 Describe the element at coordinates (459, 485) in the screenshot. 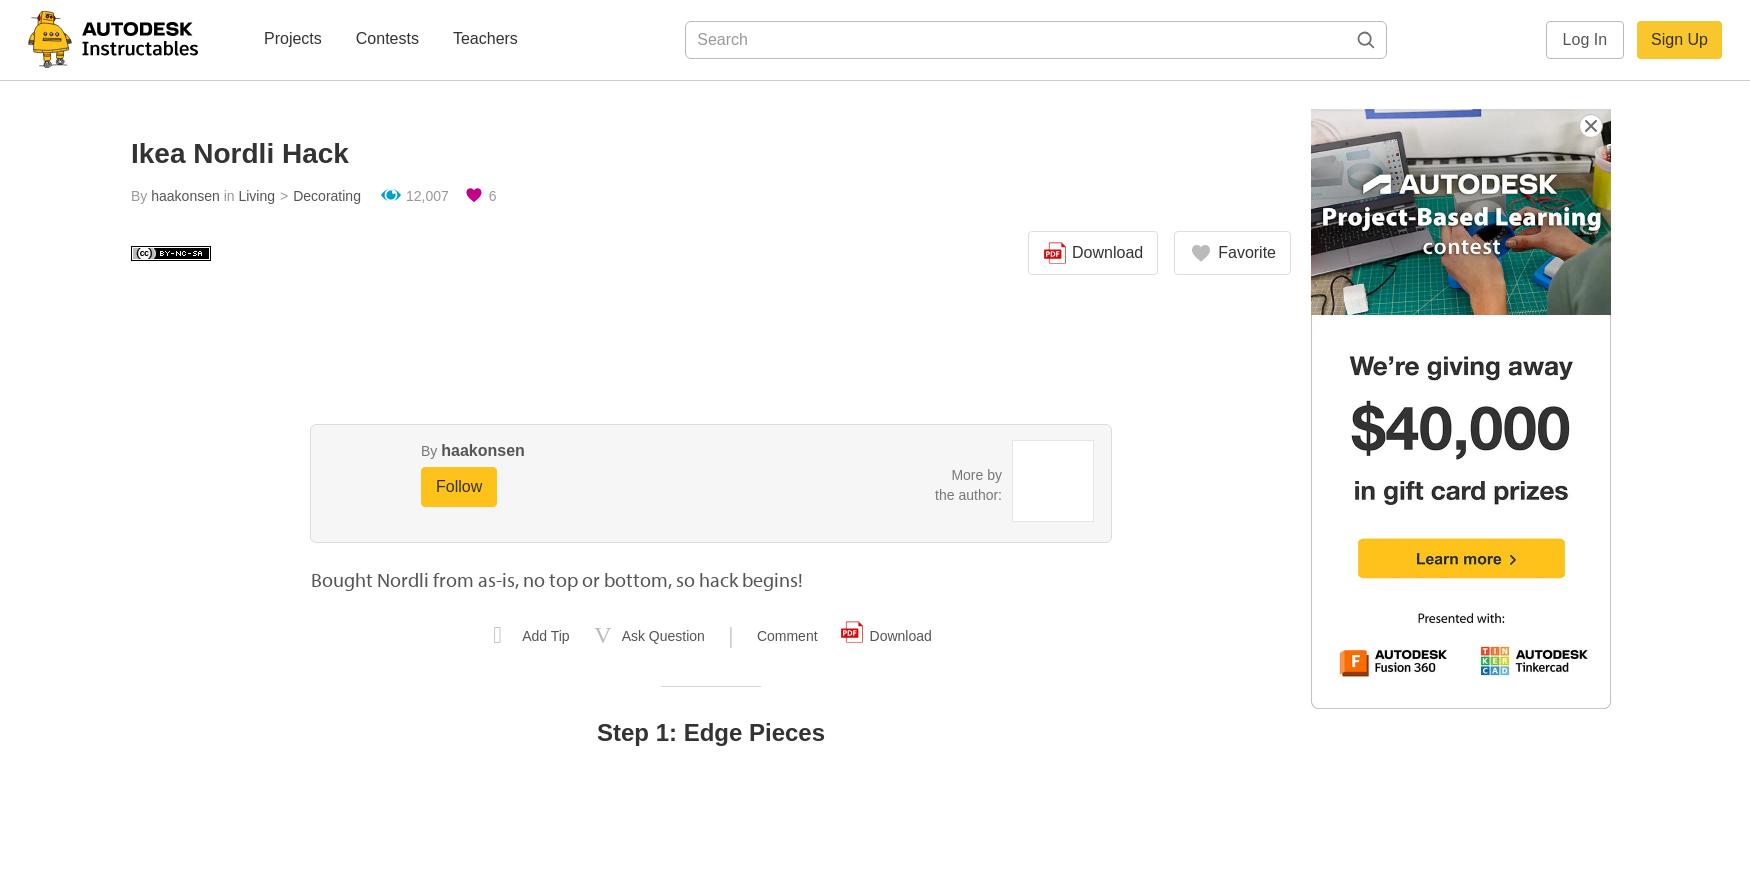

I see `'Follow'` at that location.